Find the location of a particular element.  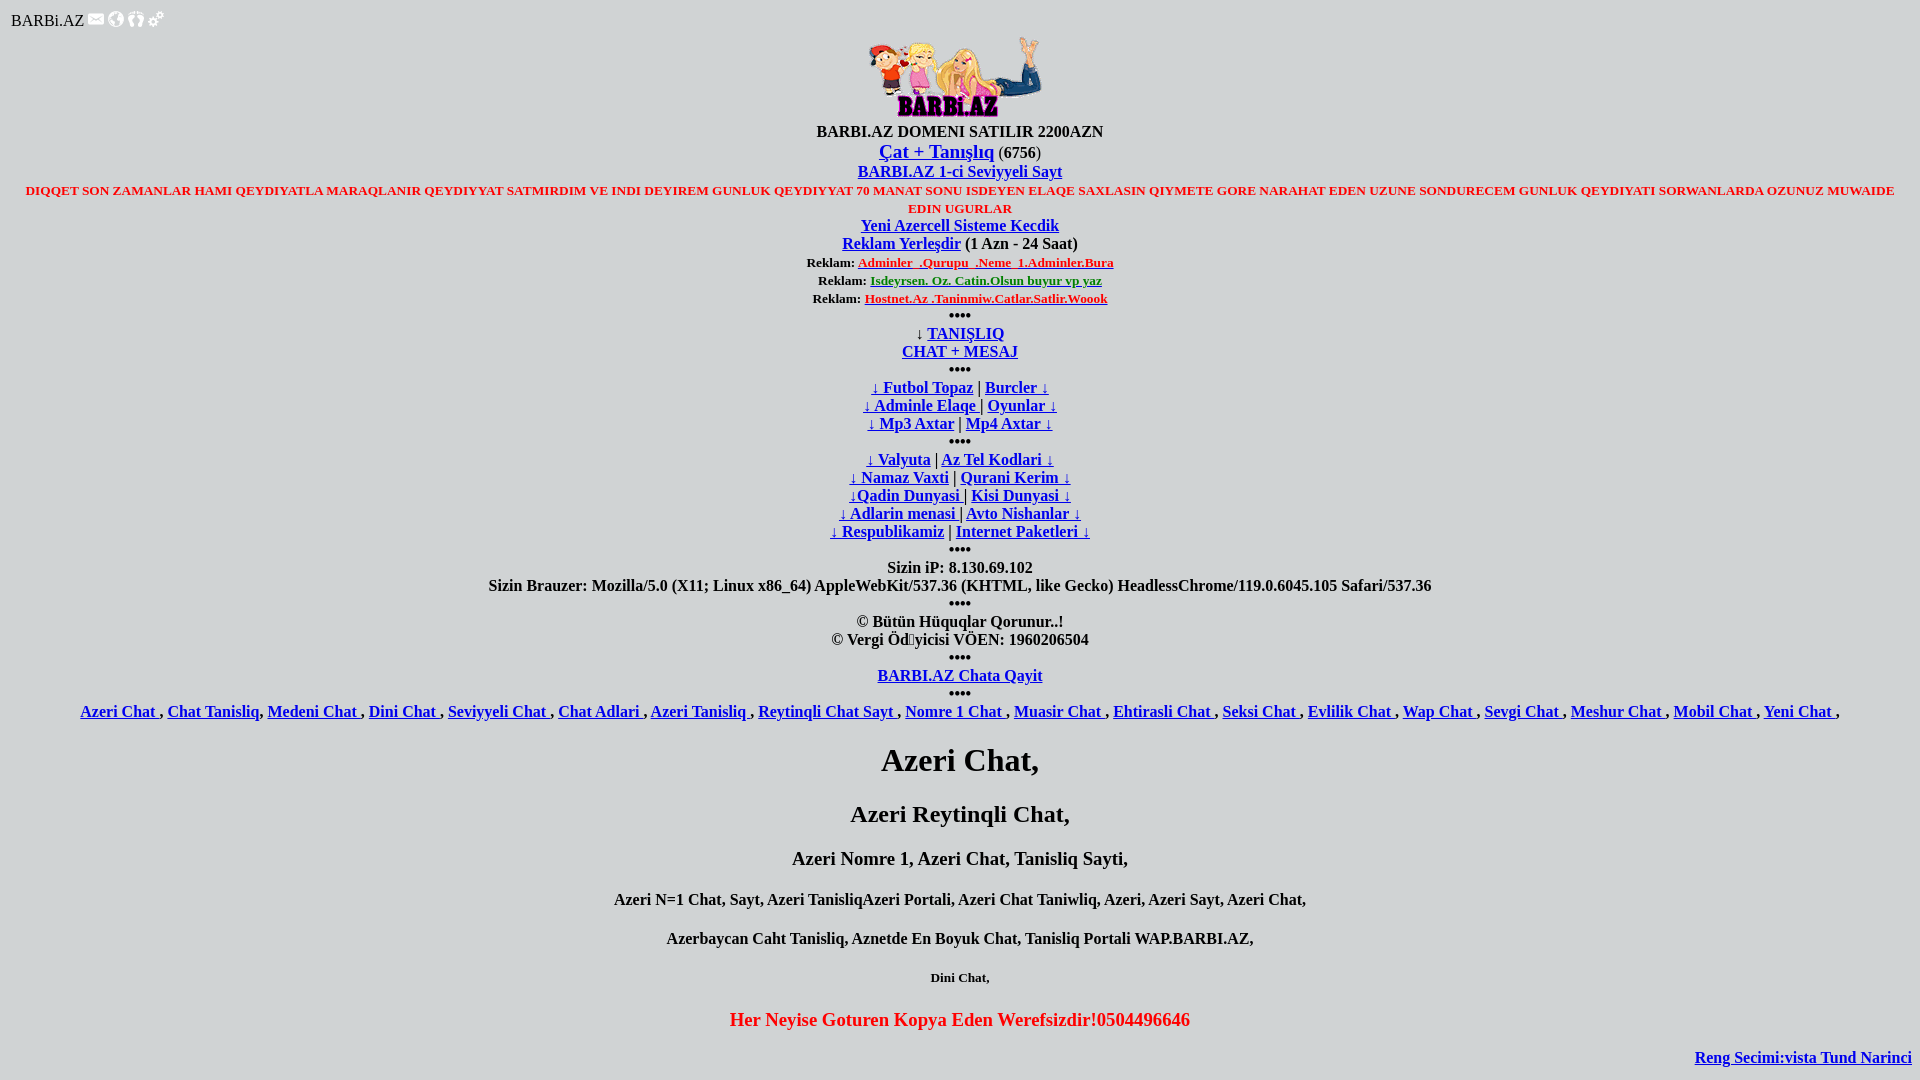

'Qonaqlar' is located at coordinates (134, 19).